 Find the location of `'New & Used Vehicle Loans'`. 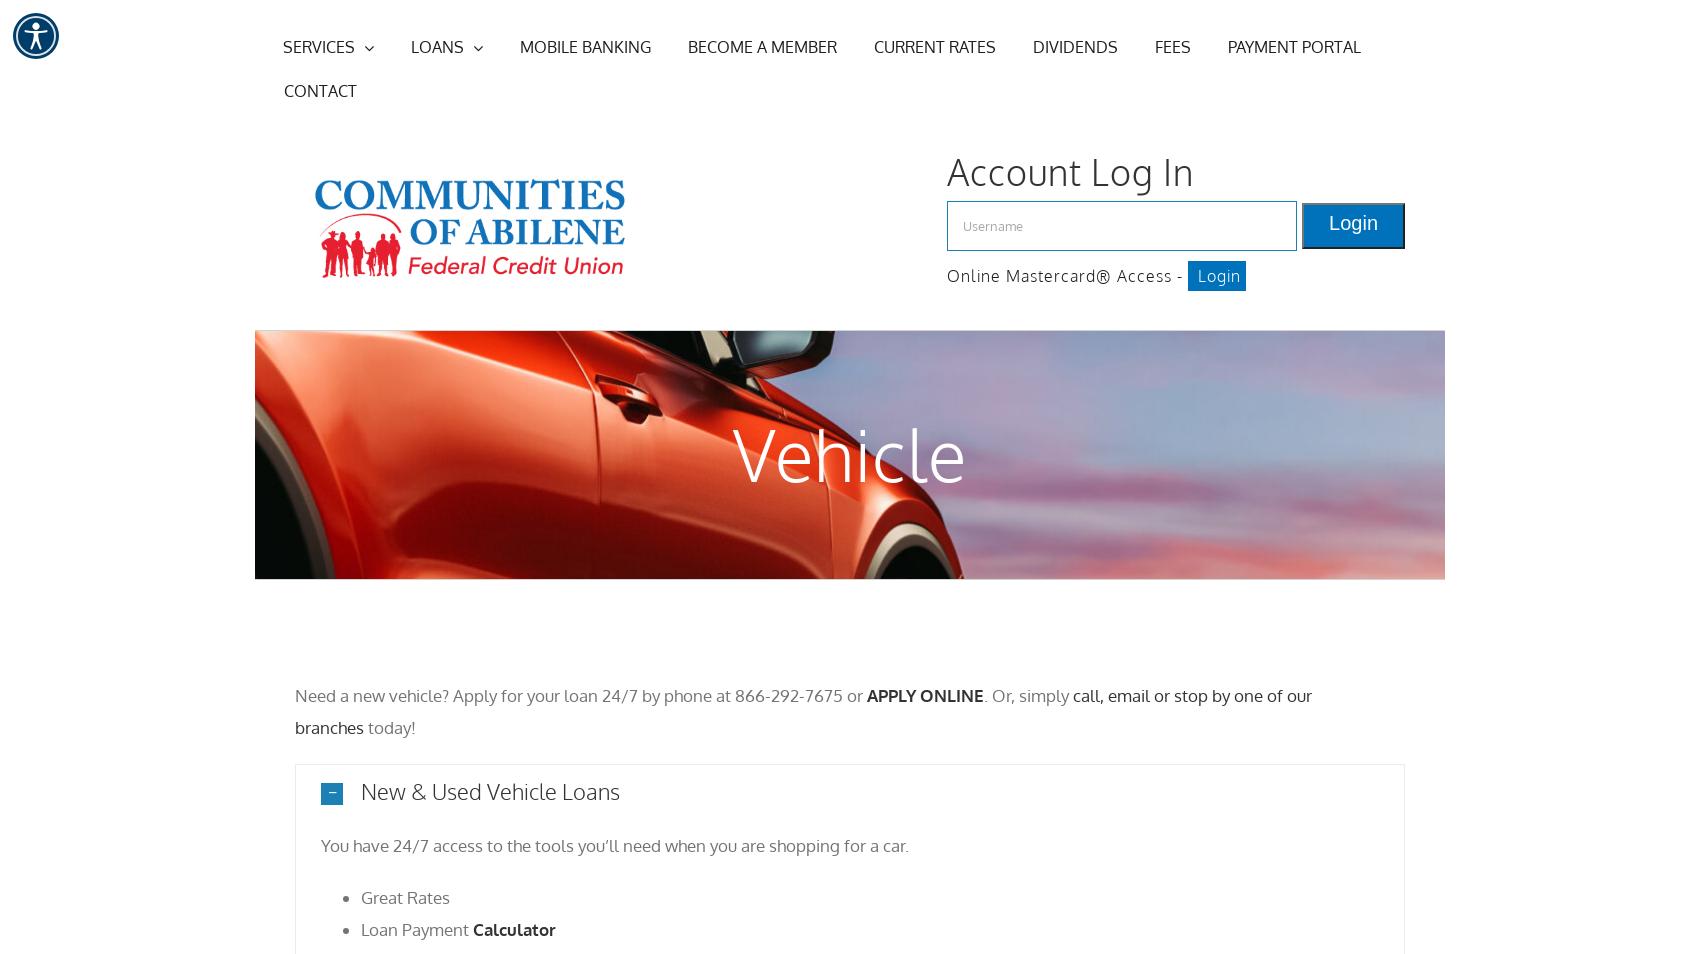

'New & Used Vehicle Loans' is located at coordinates (490, 790).